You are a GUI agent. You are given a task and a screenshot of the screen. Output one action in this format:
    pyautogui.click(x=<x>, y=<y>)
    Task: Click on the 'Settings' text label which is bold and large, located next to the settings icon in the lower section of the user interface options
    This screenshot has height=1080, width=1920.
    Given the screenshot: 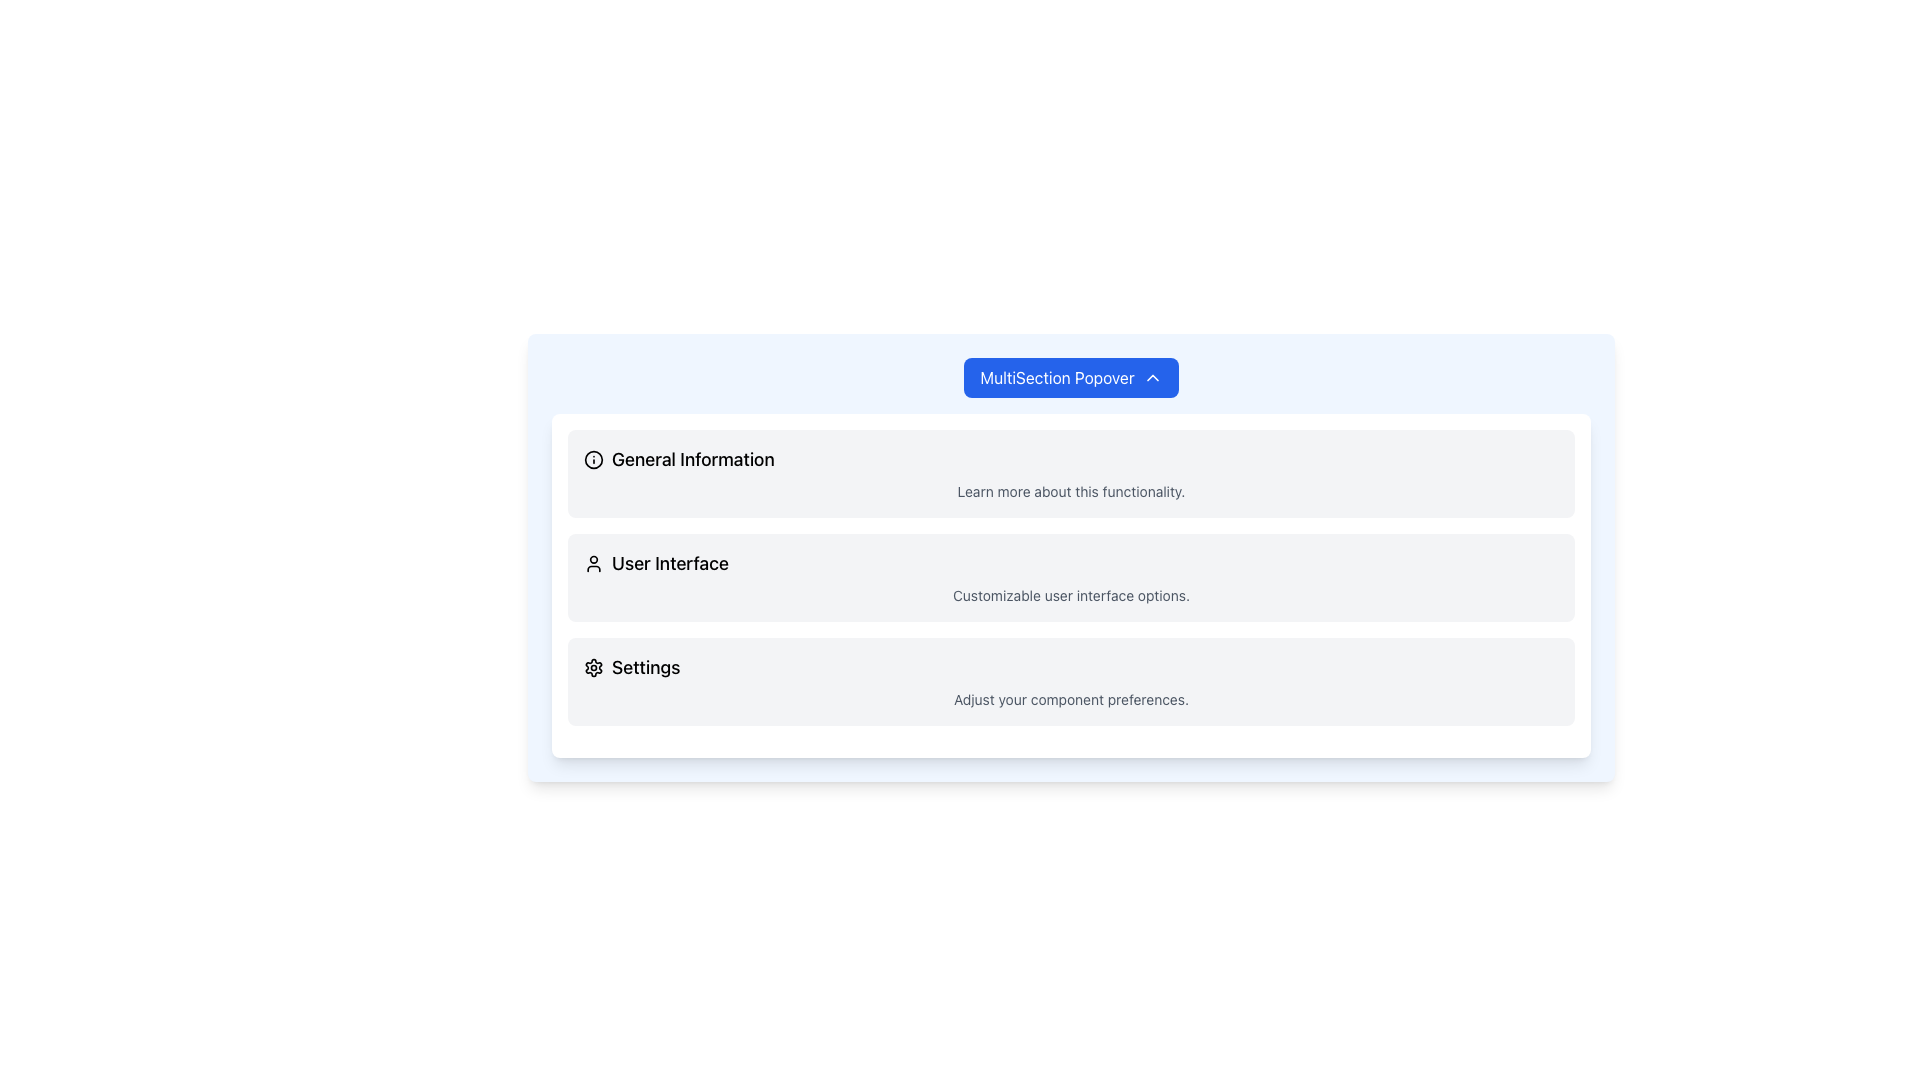 What is the action you would take?
    pyautogui.click(x=646, y=667)
    